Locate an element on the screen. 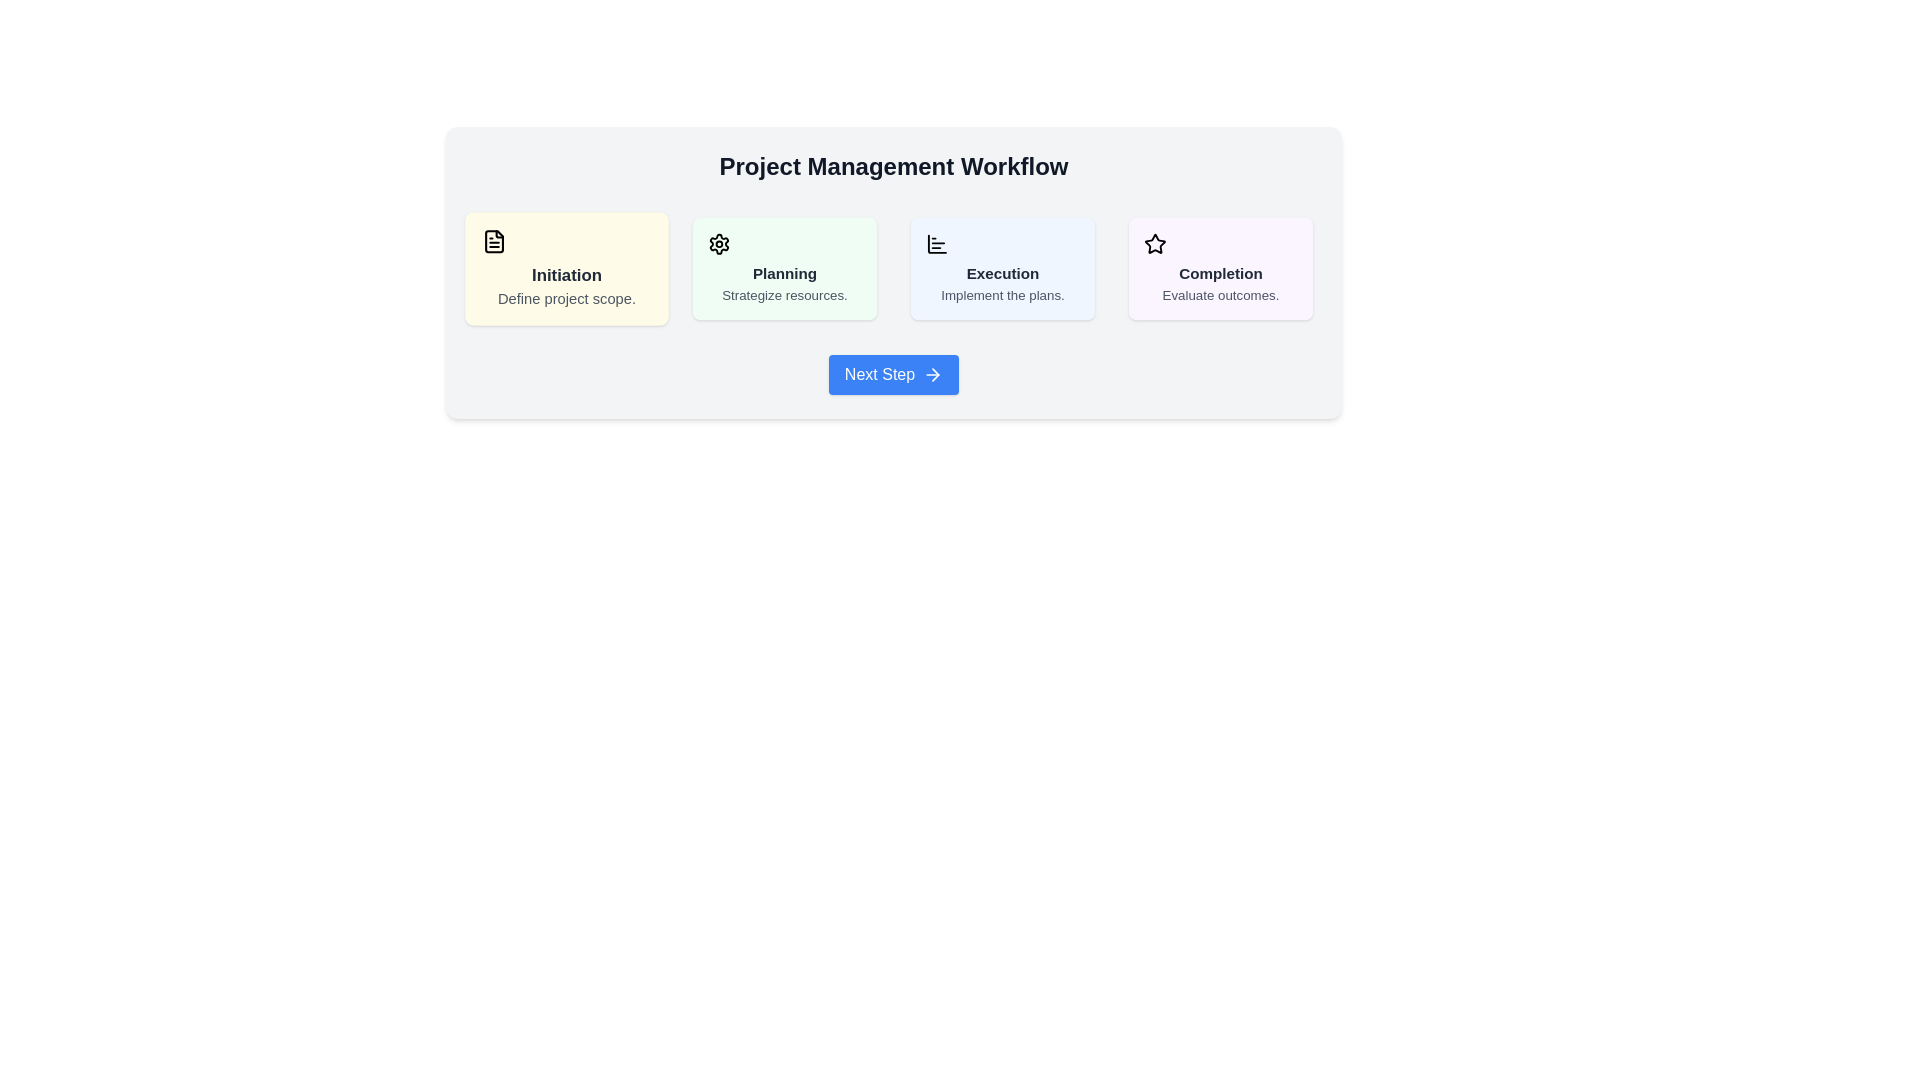 This screenshot has height=1080, width=1920. the text label that says 'Evaluate outcomes.' located in the 'Completion' card component, which is styled with a smaller font size and lighter gray color is located at coordinates (1219, 294).